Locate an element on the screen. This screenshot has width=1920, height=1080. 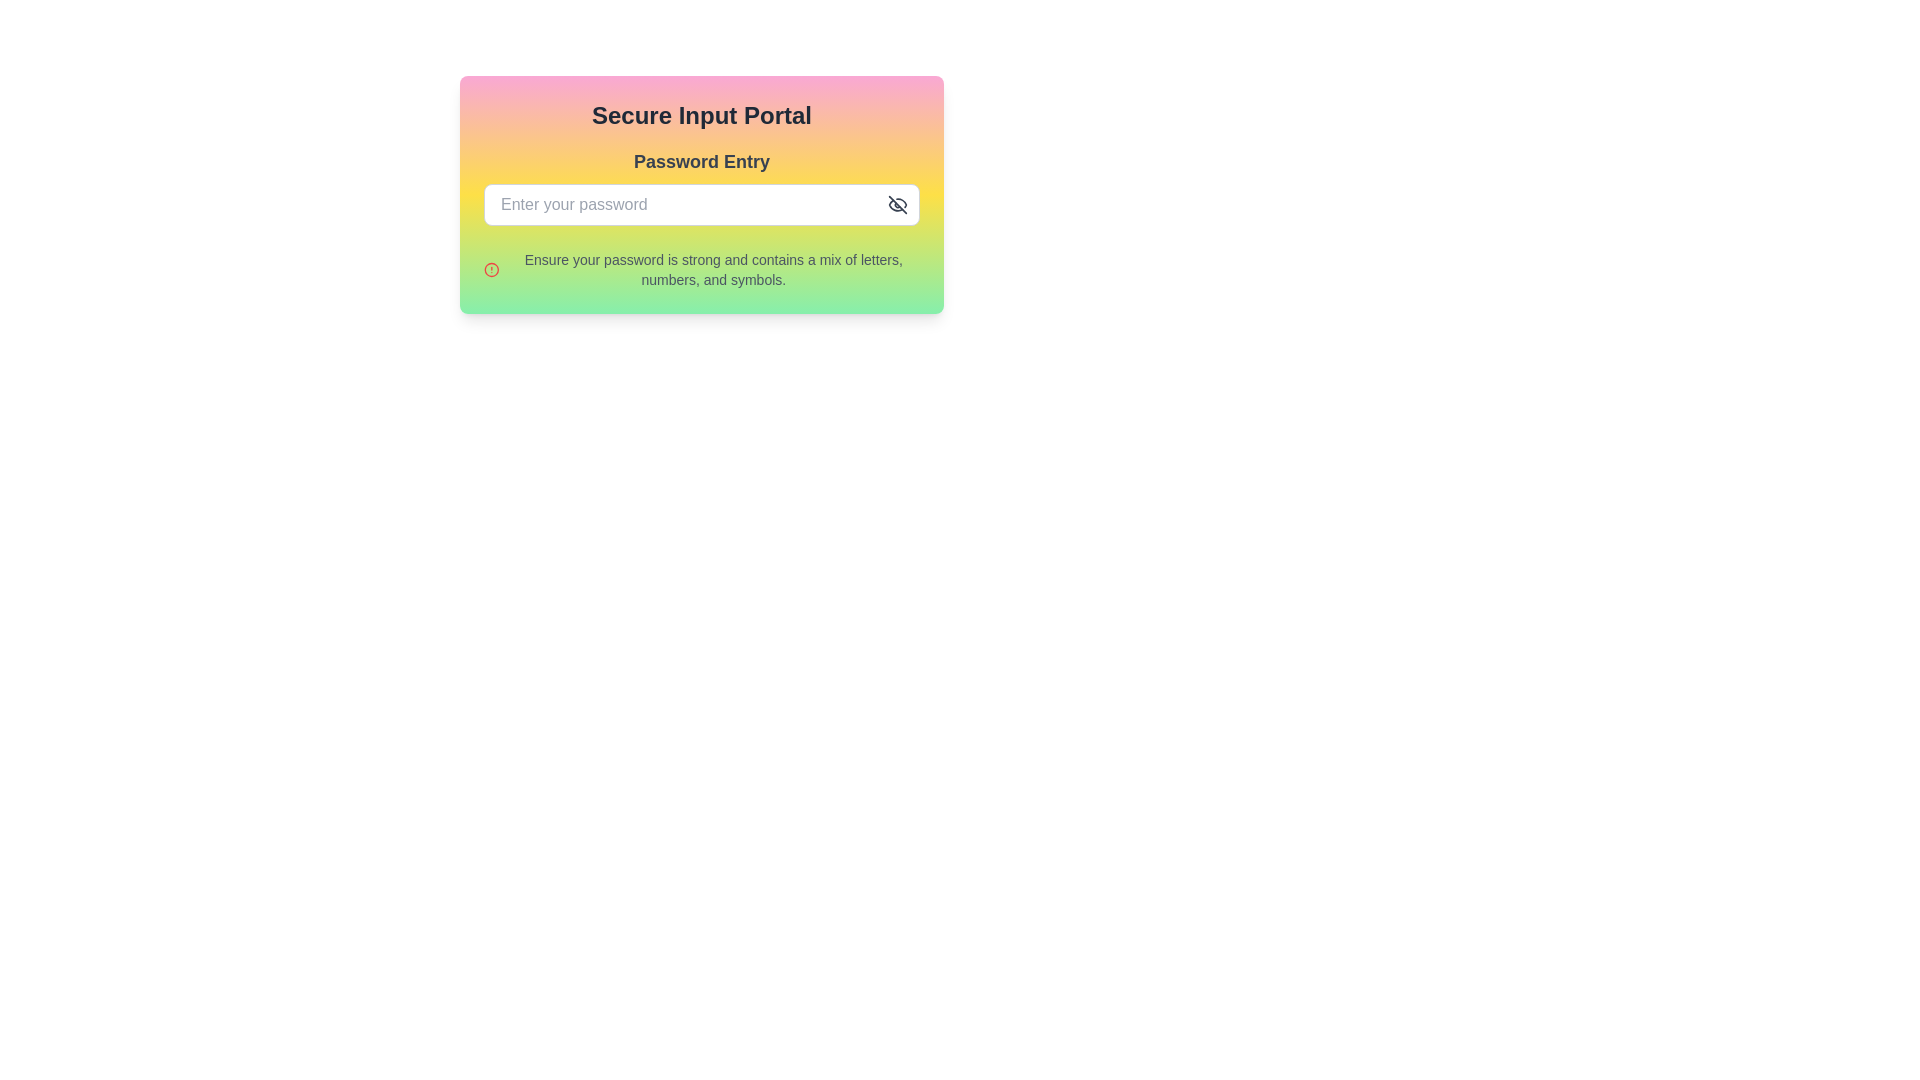
the visibility toggle icon button located to the right of the password input field to change its shade is located at coordinates (896, 204).